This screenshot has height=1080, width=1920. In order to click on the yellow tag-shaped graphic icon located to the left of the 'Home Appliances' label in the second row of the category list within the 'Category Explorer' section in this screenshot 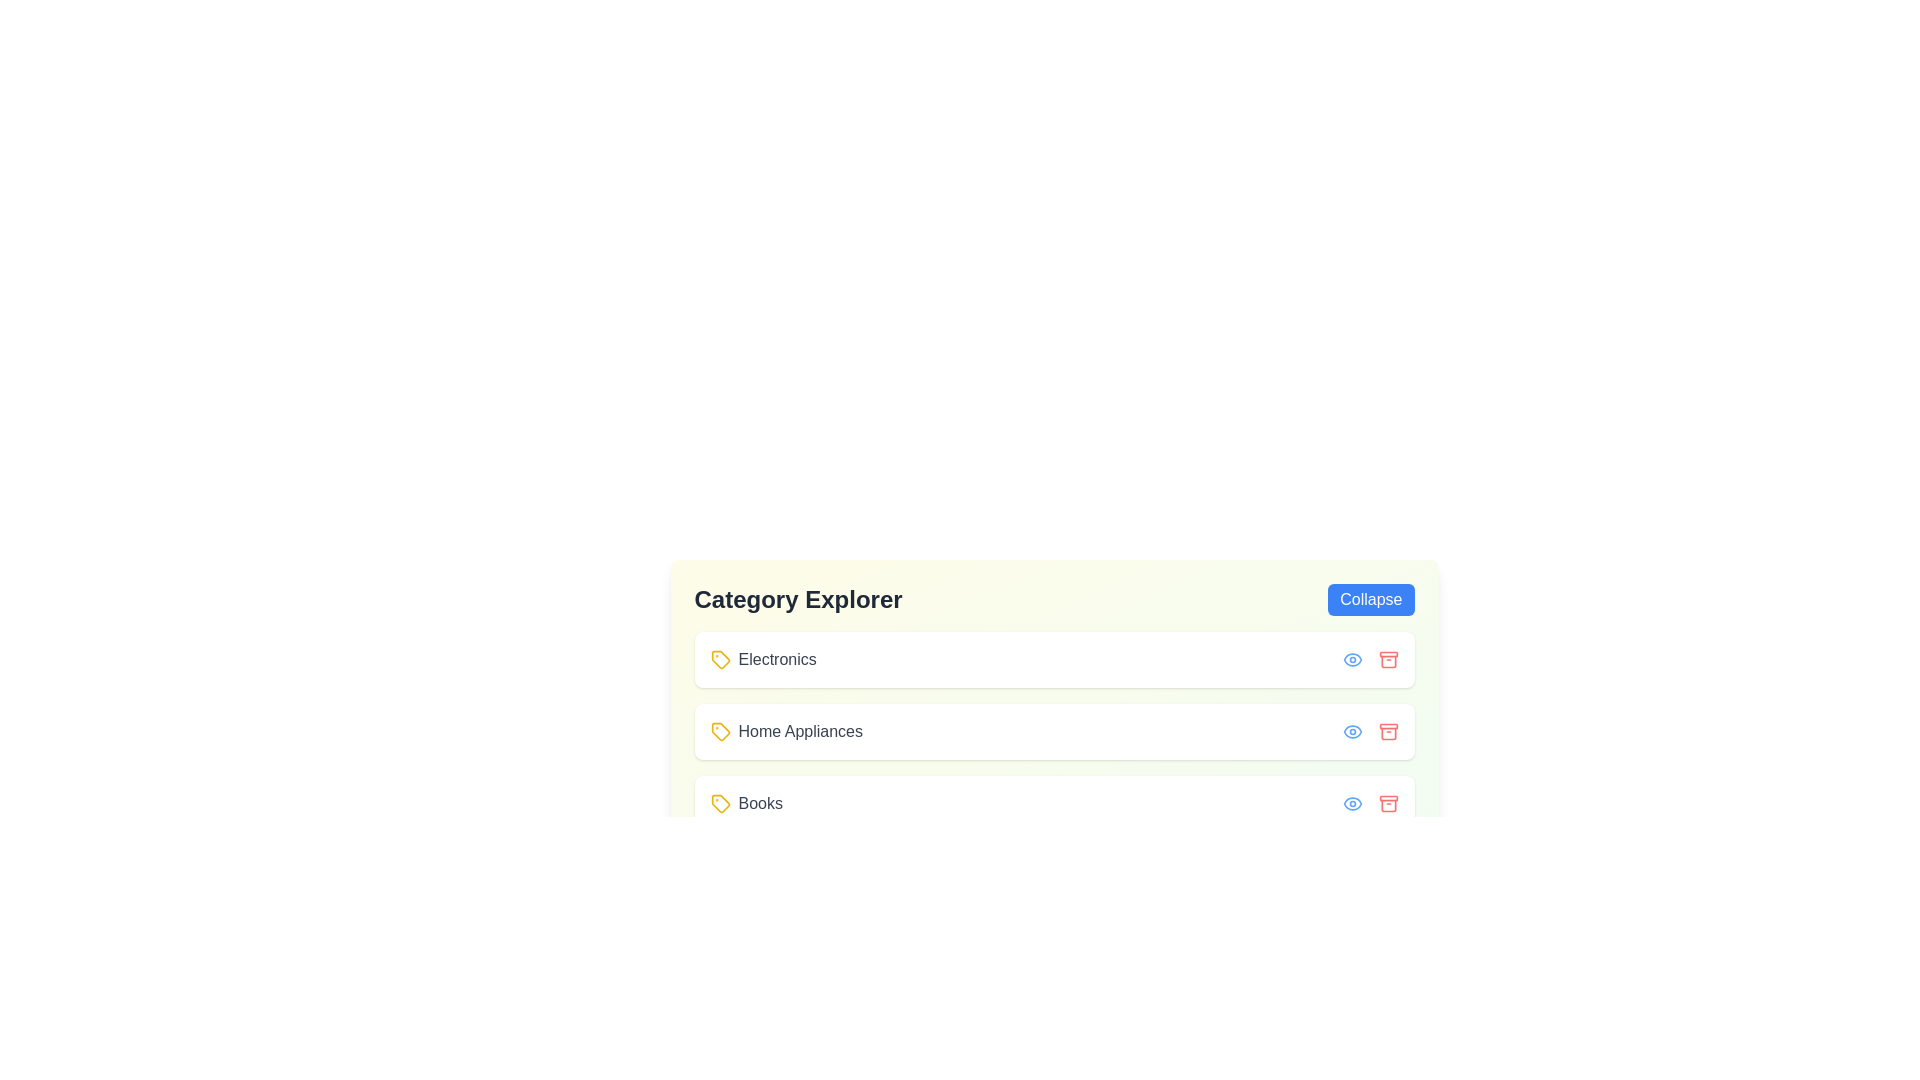, I will do `click(720, 732)`.